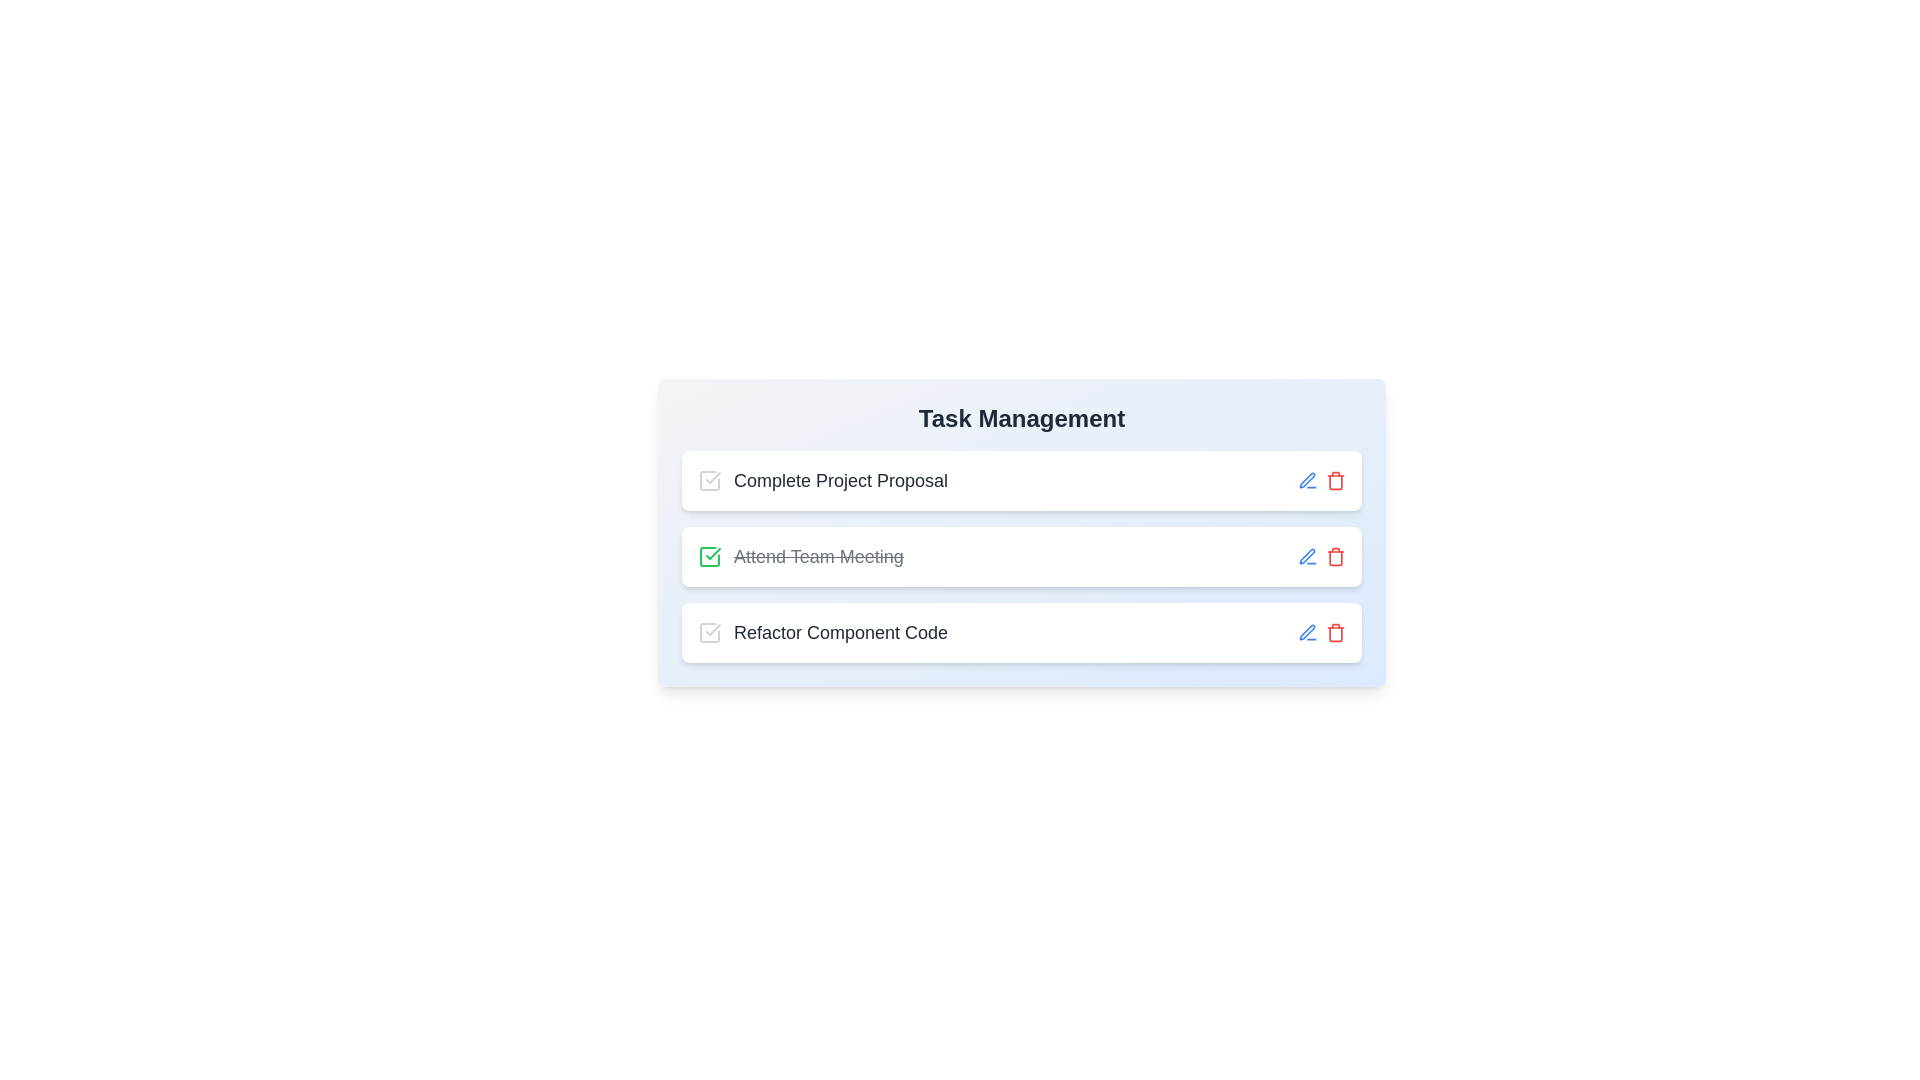 The width and height of the screenshot is (1920, 1080). I want to click on the green outlined square checkbox icon with a checkmark, indicating a completed task in the Task Management list, aligned with the text 'Attend Team Meeting', so click(710, 556).